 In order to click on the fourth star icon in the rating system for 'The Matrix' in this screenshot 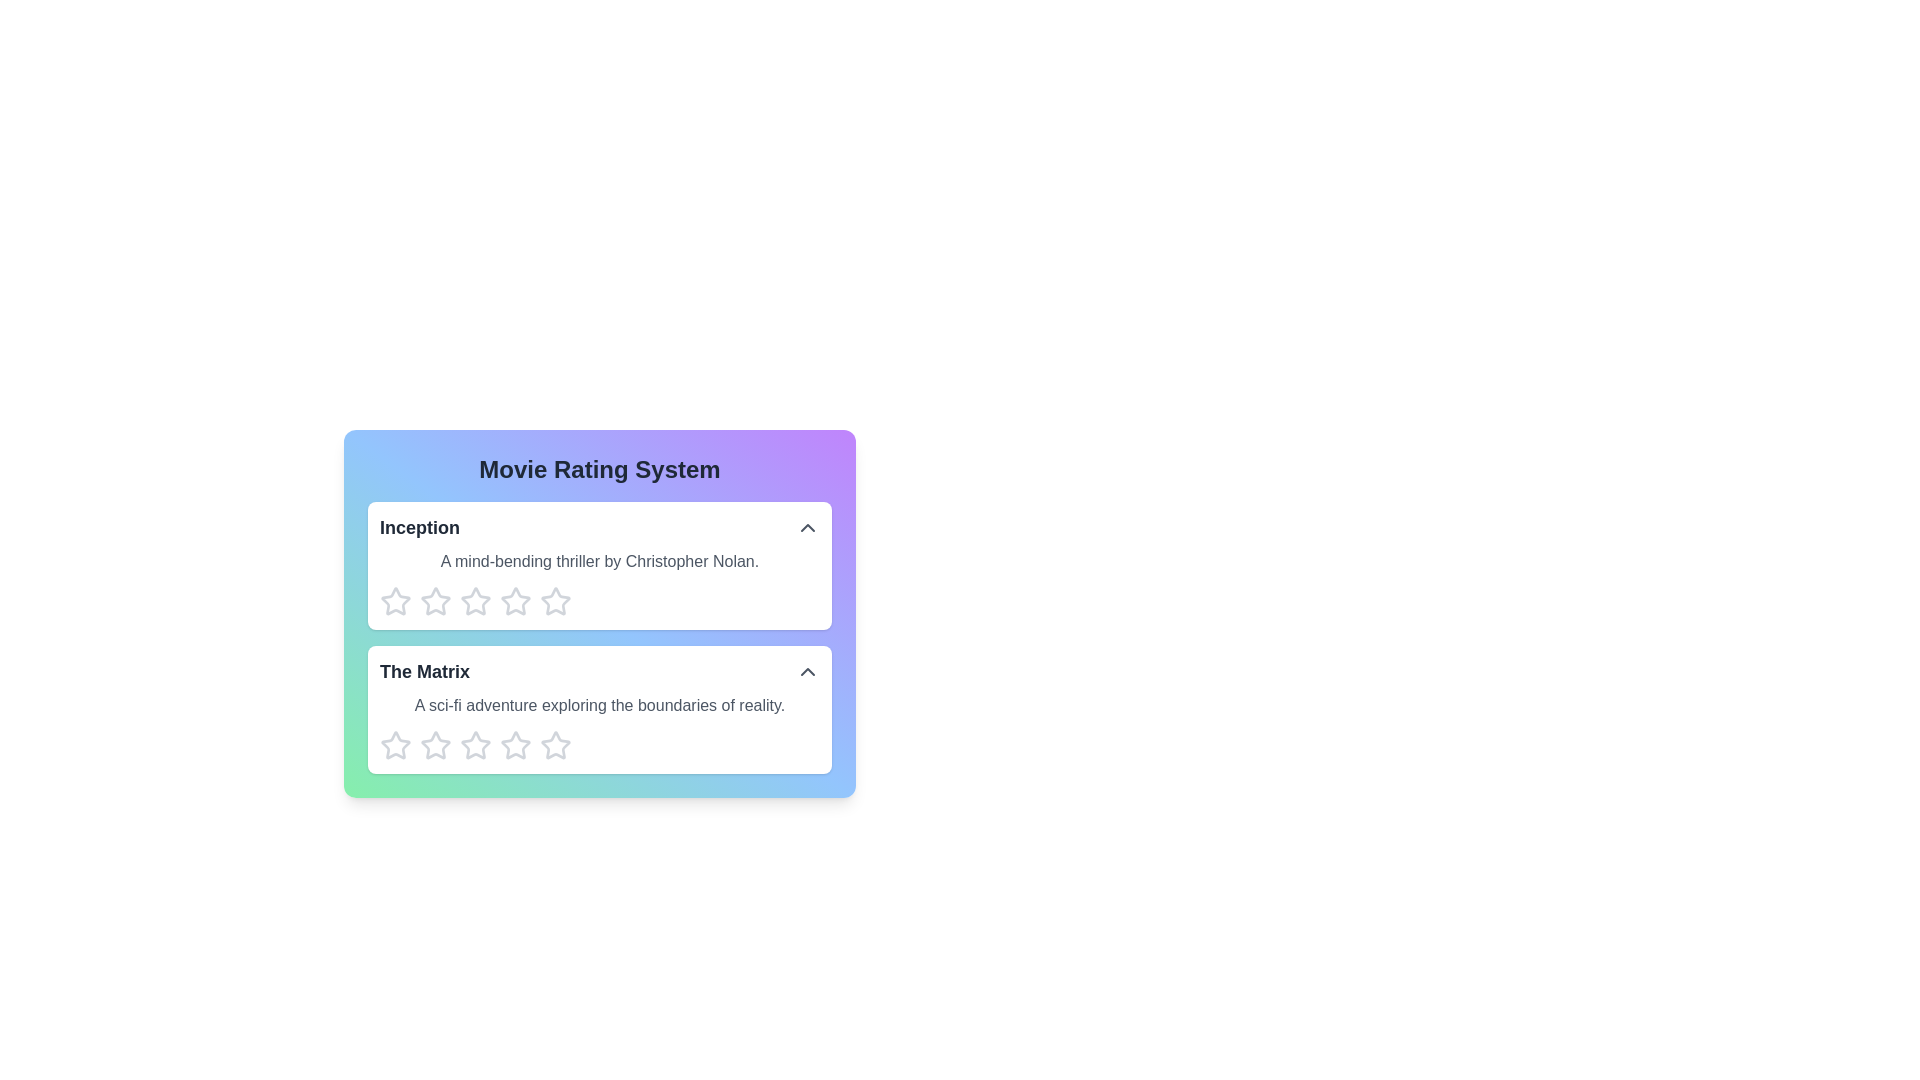, I will do `click(474, 745)`.